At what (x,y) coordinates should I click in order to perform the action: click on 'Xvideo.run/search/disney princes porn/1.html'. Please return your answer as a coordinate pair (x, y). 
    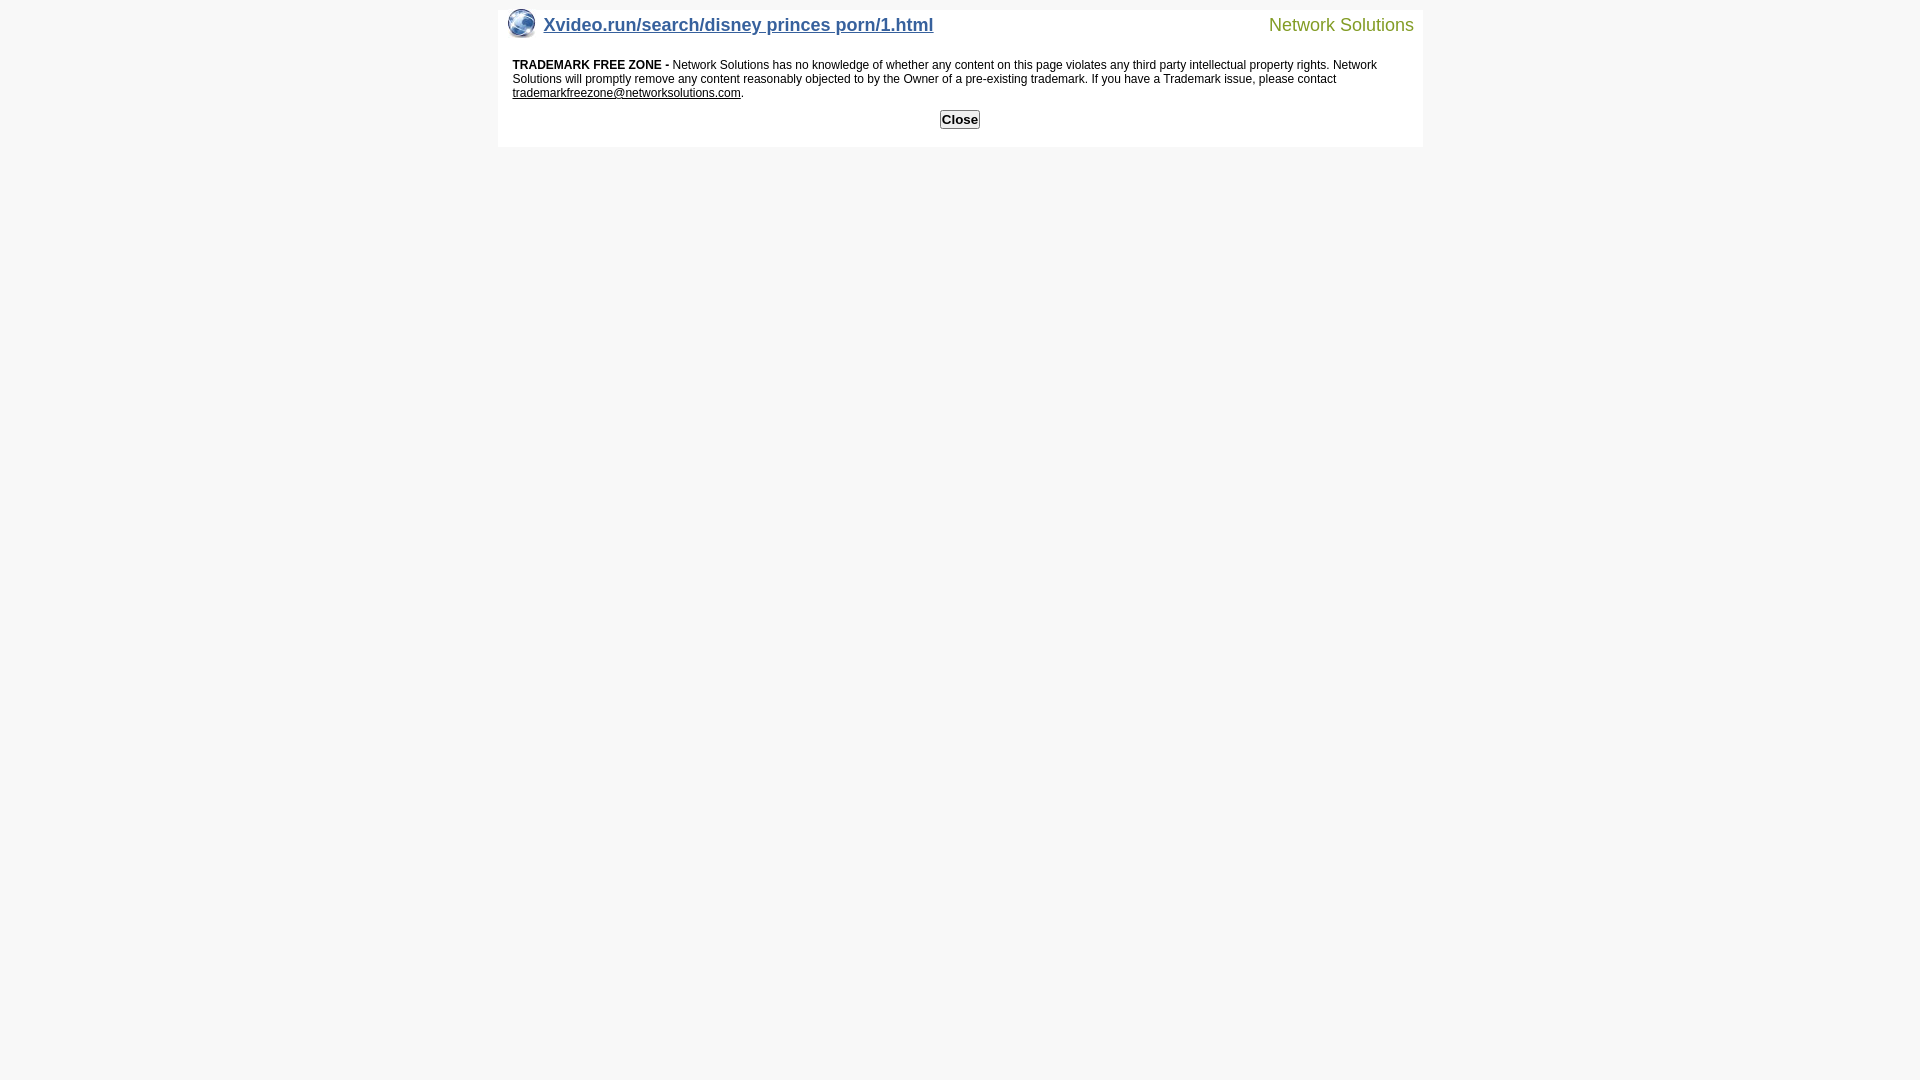
    Looking at the image, I should click on (720, 29).